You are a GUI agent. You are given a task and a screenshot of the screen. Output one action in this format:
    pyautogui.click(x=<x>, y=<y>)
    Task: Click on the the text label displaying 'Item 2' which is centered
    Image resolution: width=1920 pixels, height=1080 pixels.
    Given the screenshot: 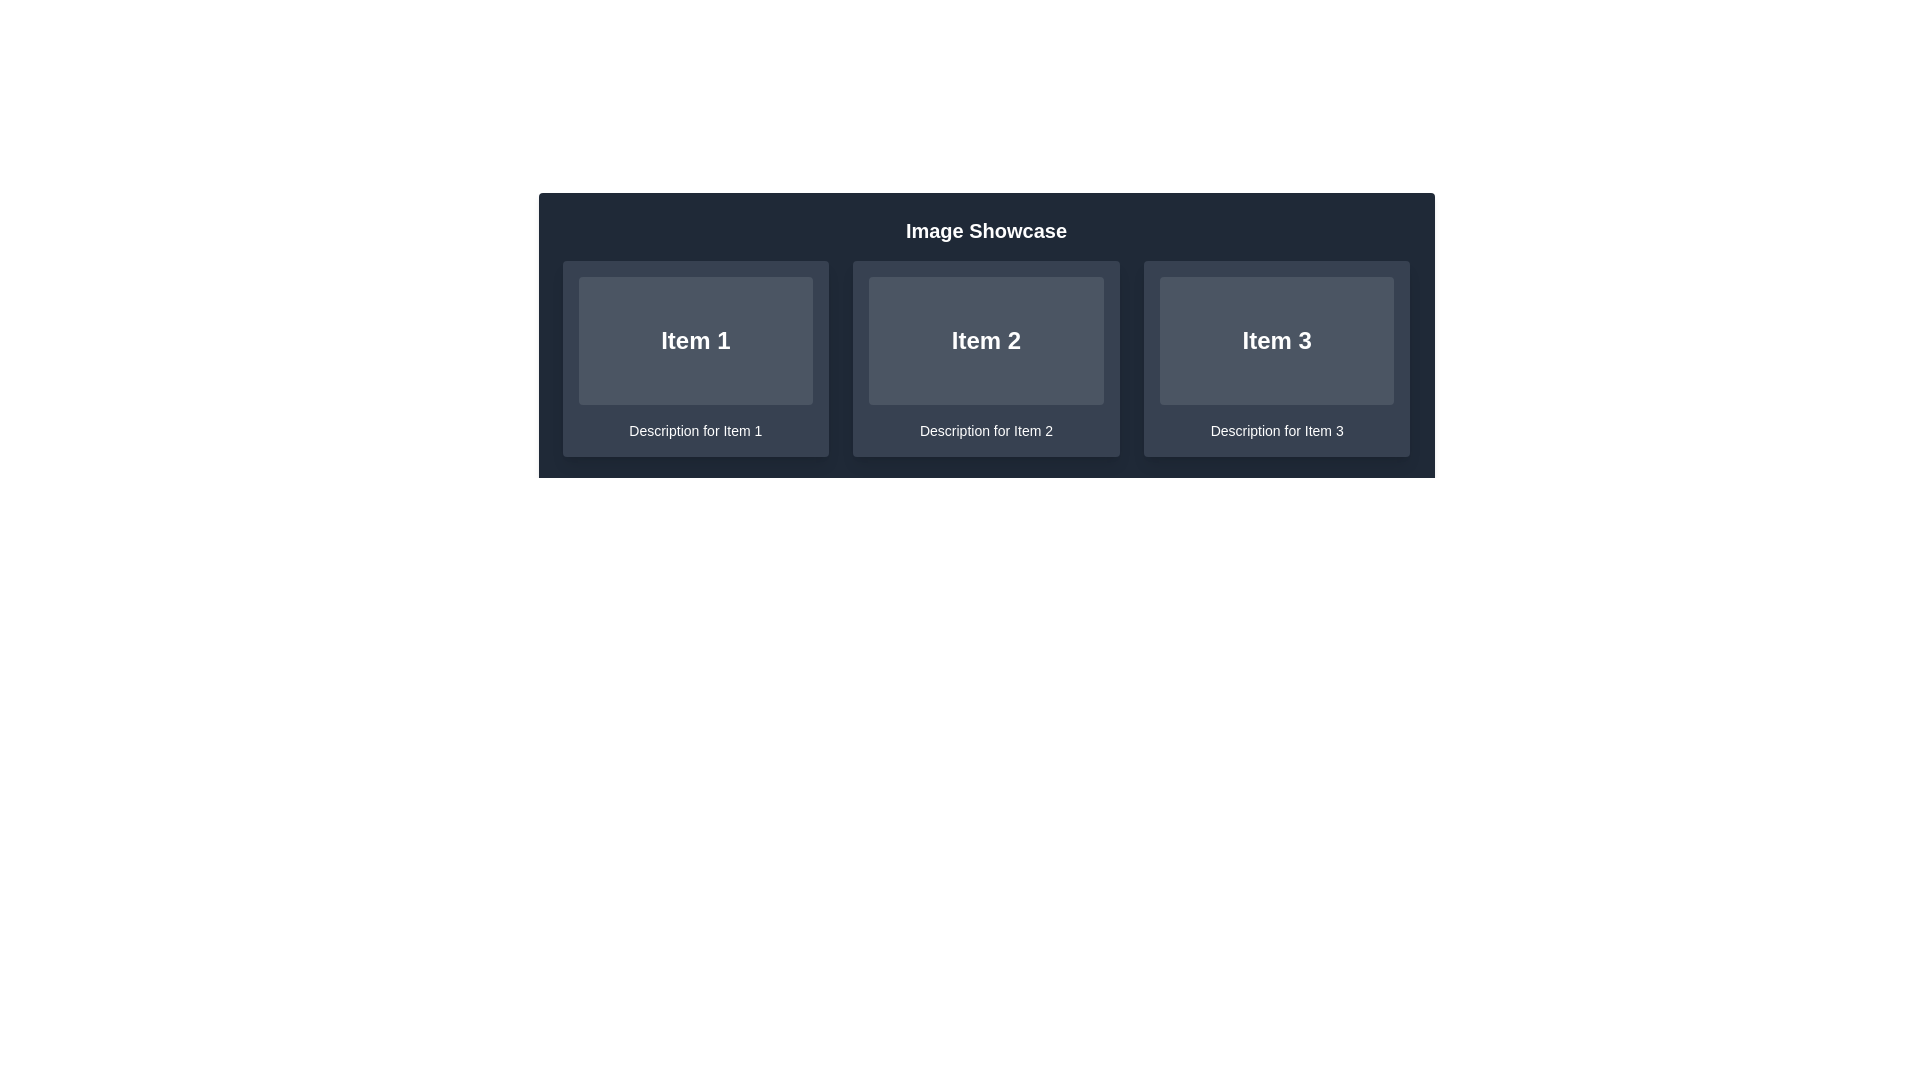 What is the action you would take?
    pyautogui.click(x=986, y=339)
    